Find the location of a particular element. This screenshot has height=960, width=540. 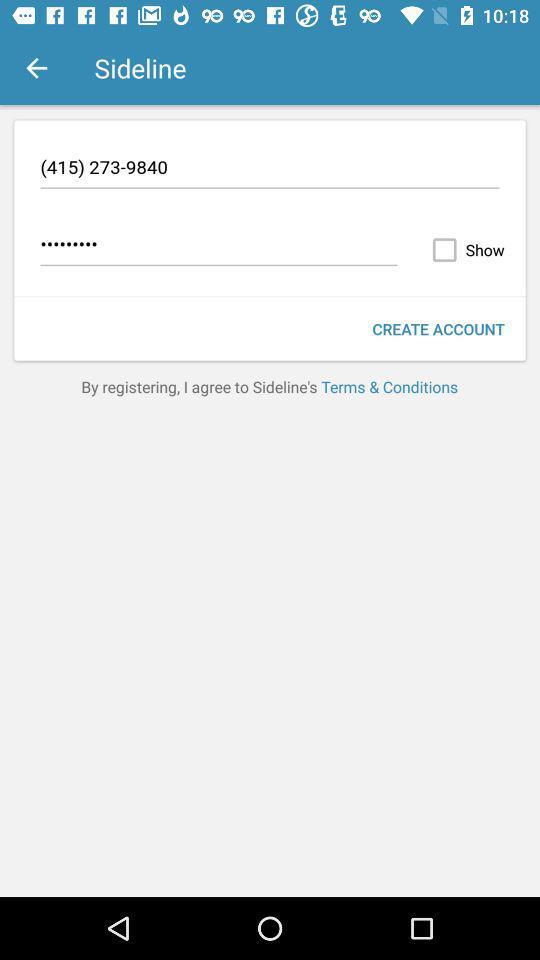

icon at the center is located at coordinates (269, 385).